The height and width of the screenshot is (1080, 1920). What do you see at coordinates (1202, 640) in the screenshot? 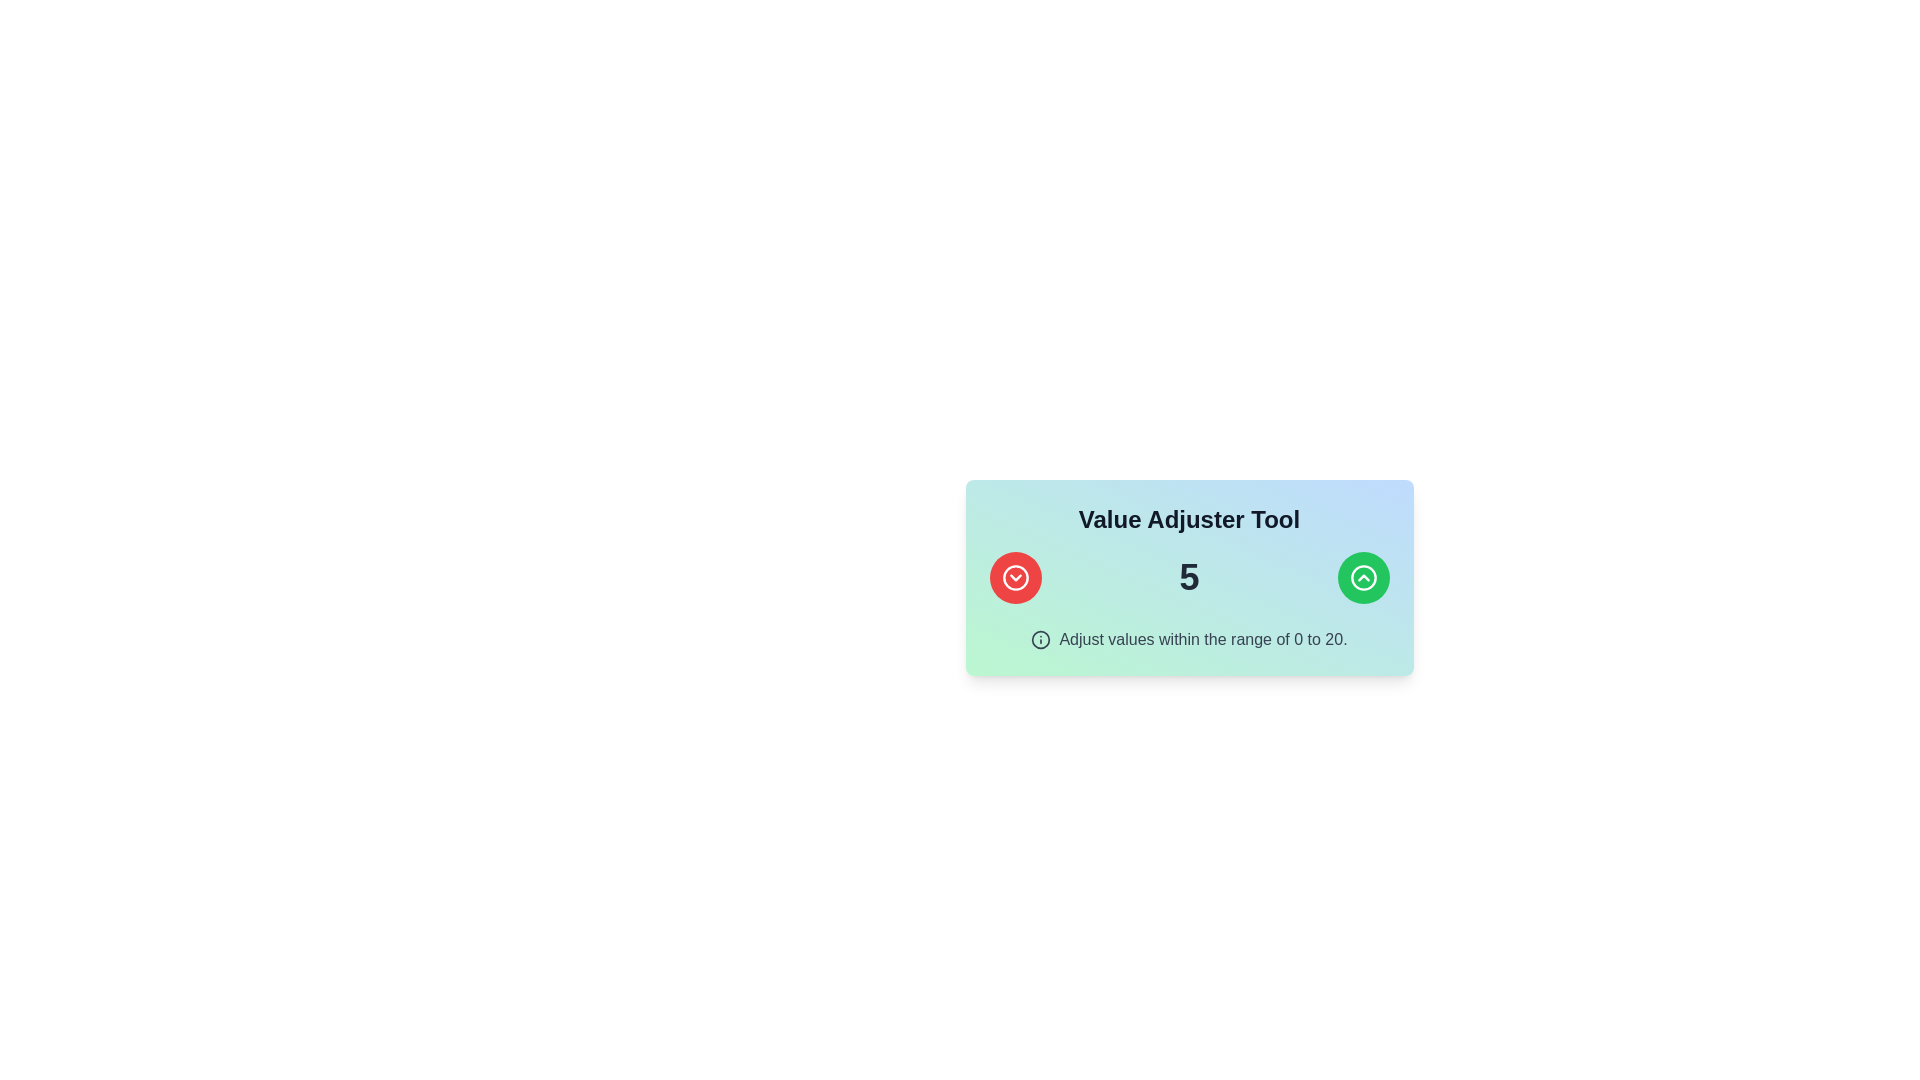
I see `the centrally located text element that provides a description for the associated value adjuster, positioned below the main value display in the card` at bounding box center [1202, 640].